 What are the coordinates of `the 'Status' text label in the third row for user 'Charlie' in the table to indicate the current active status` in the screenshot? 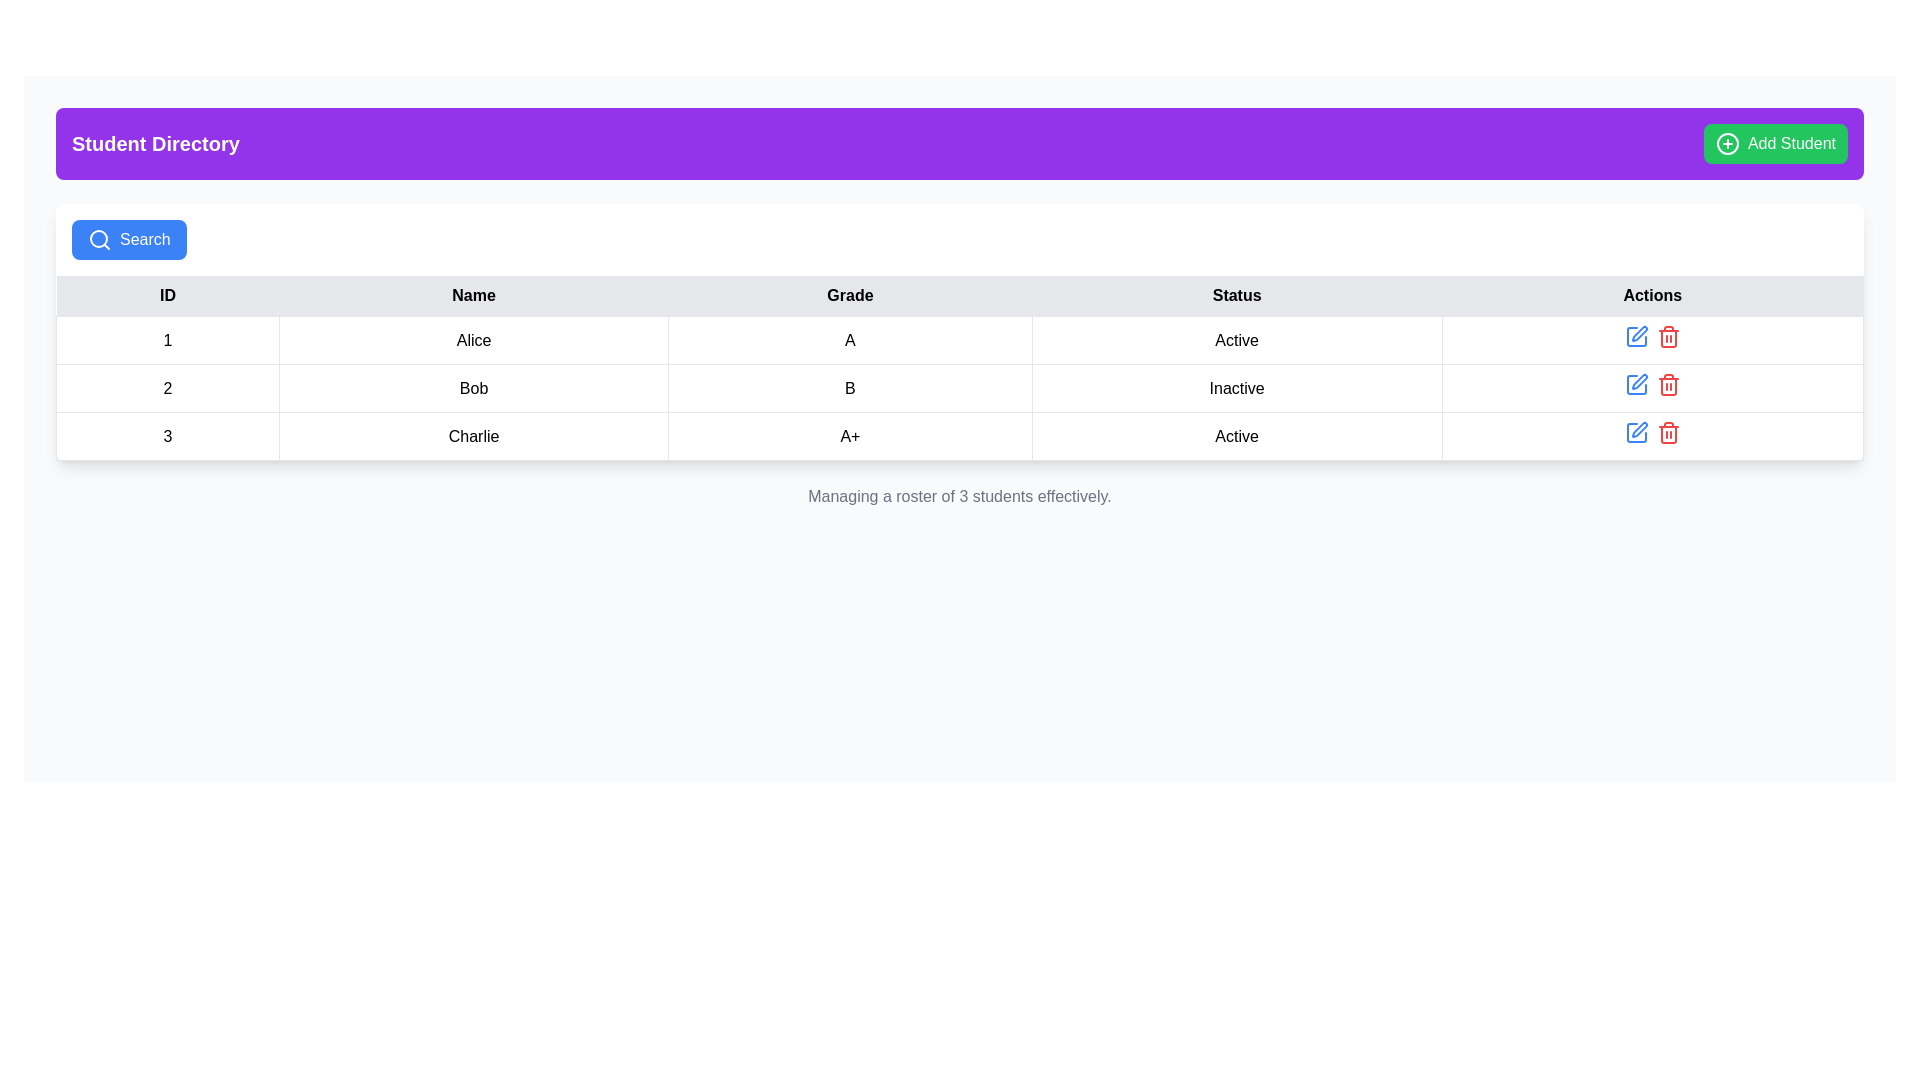 It's located at (1236, 435).